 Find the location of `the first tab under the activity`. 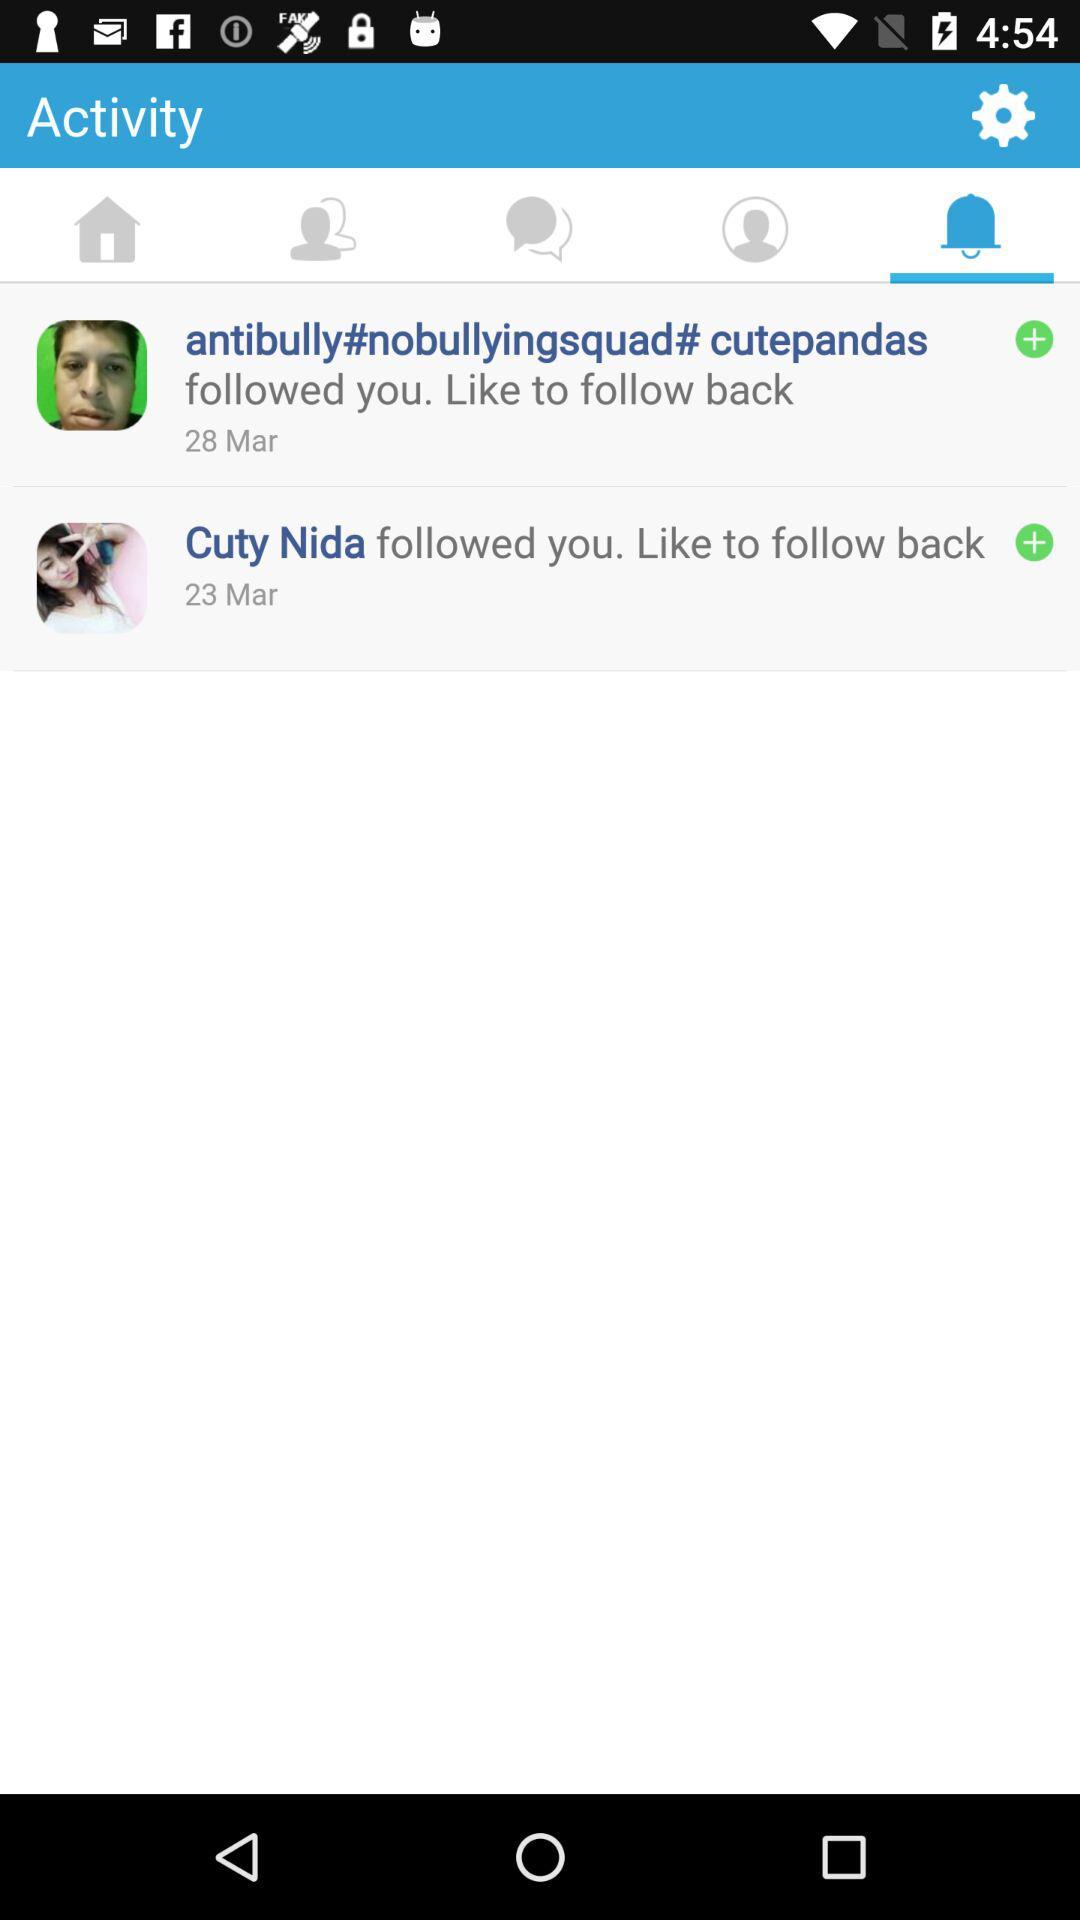

the first tab under the activity is located at coordinates (107, 230).